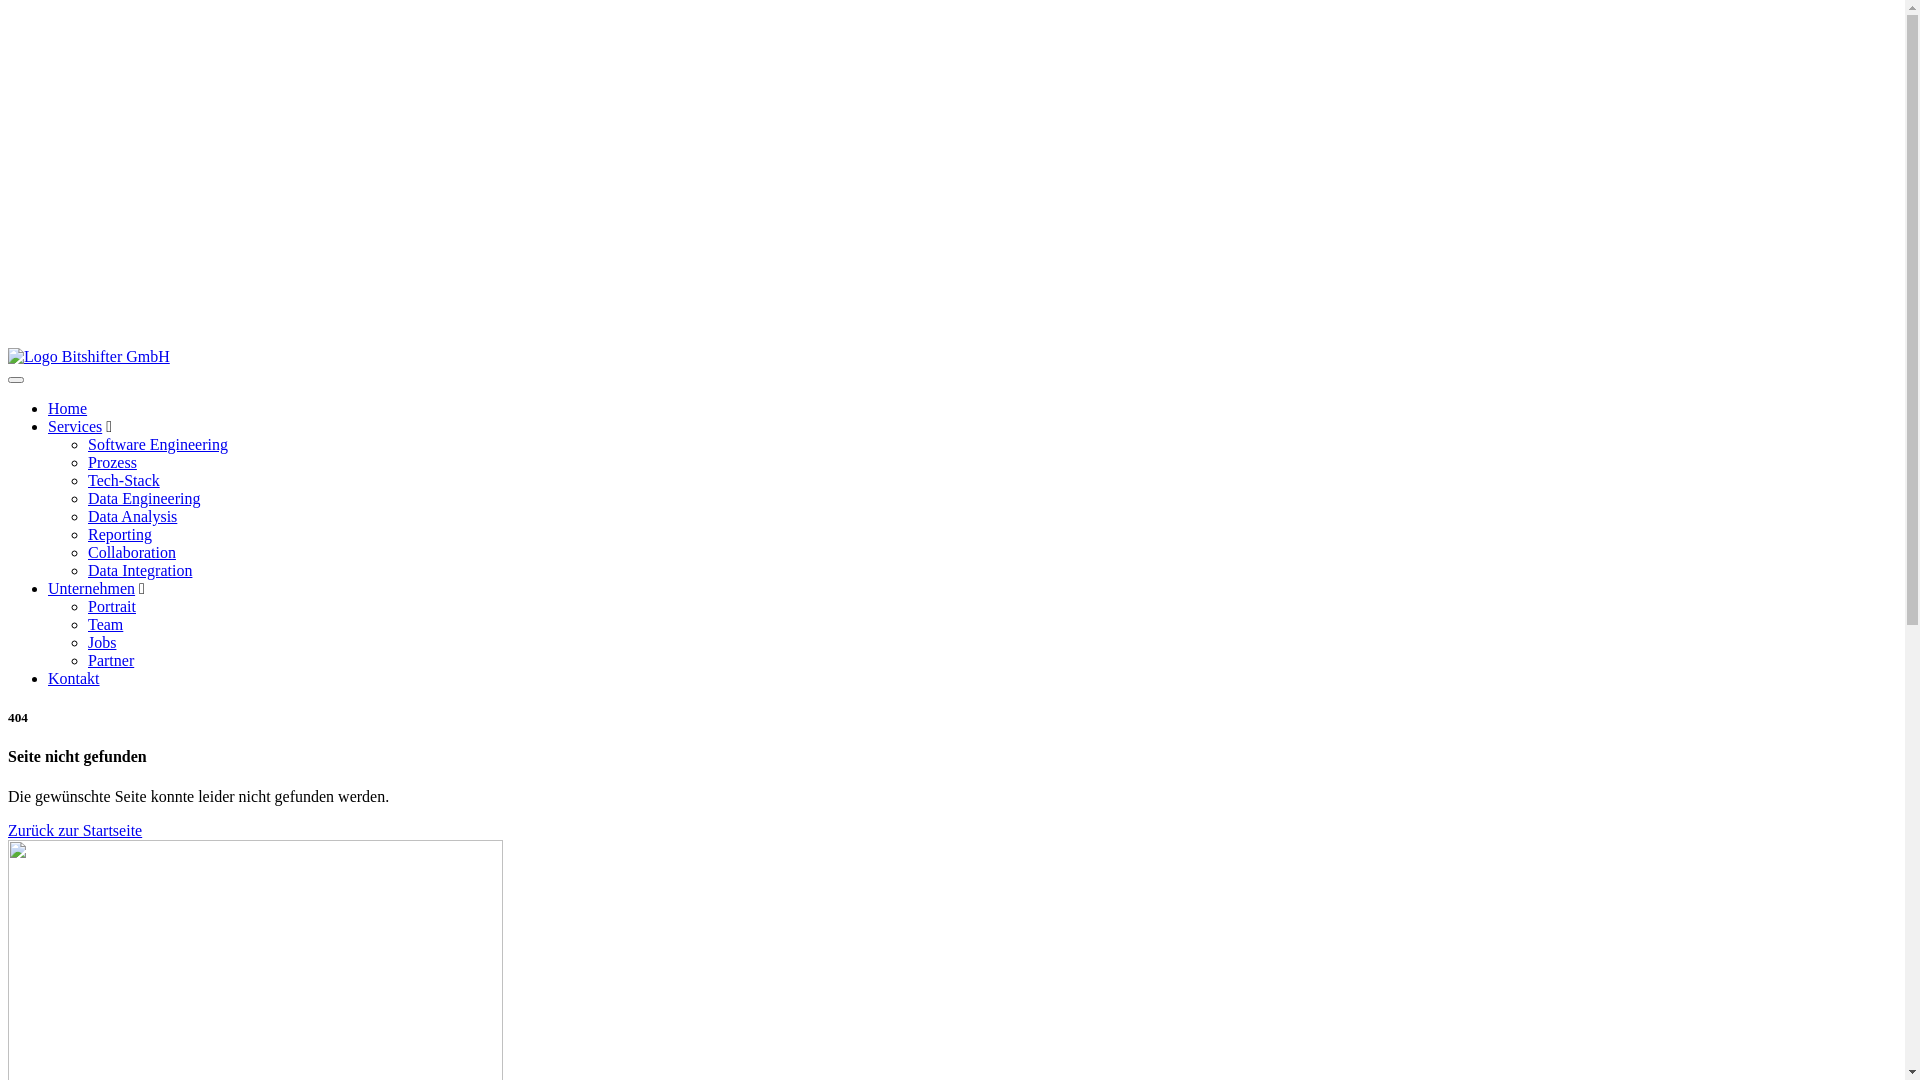 This screenshot has height=1080, width=1920. Describe the element at coordinates (104, 623) in the screenshot. I see `'Team'` at that location.